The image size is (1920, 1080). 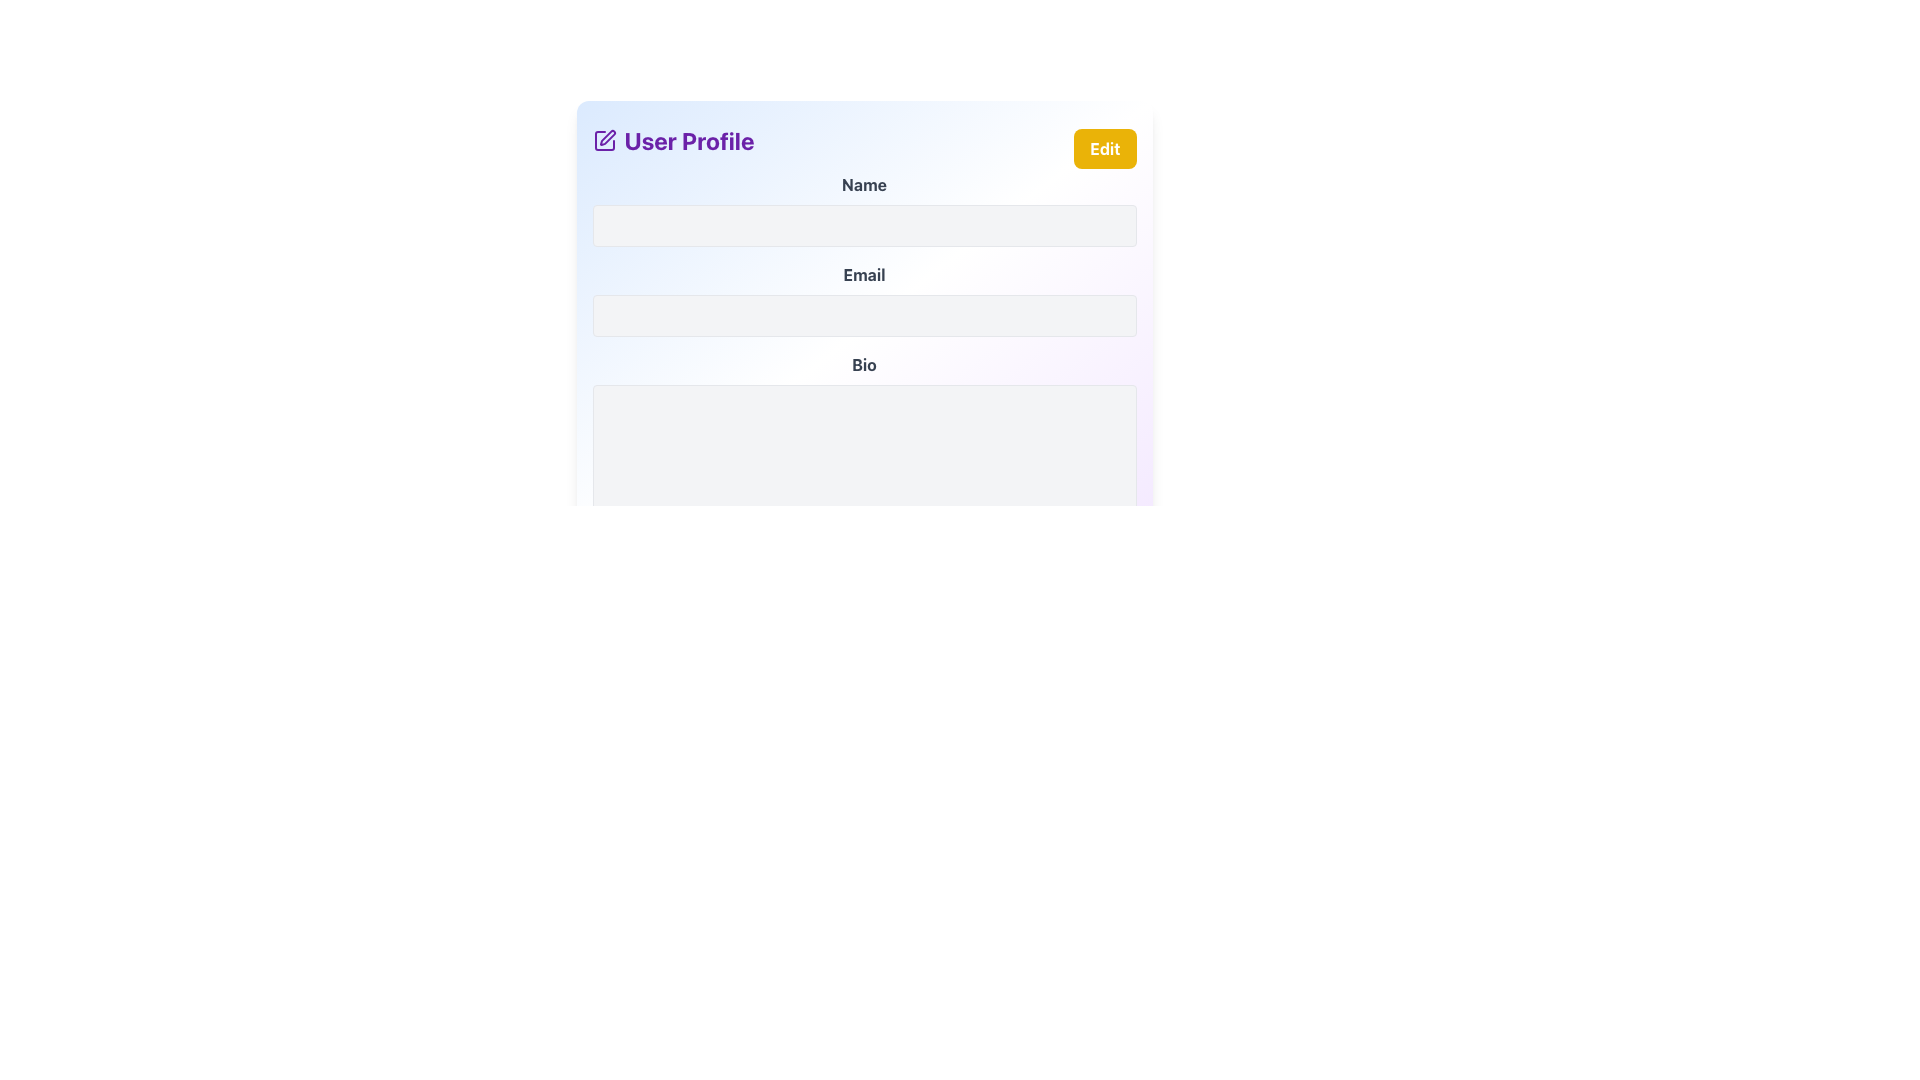 What do you see at coordinates (603, 140) in the screenshot?
I see `the editing icon located at the top-left corner of the 'User Profile' section` at bounding box center [603, 140].